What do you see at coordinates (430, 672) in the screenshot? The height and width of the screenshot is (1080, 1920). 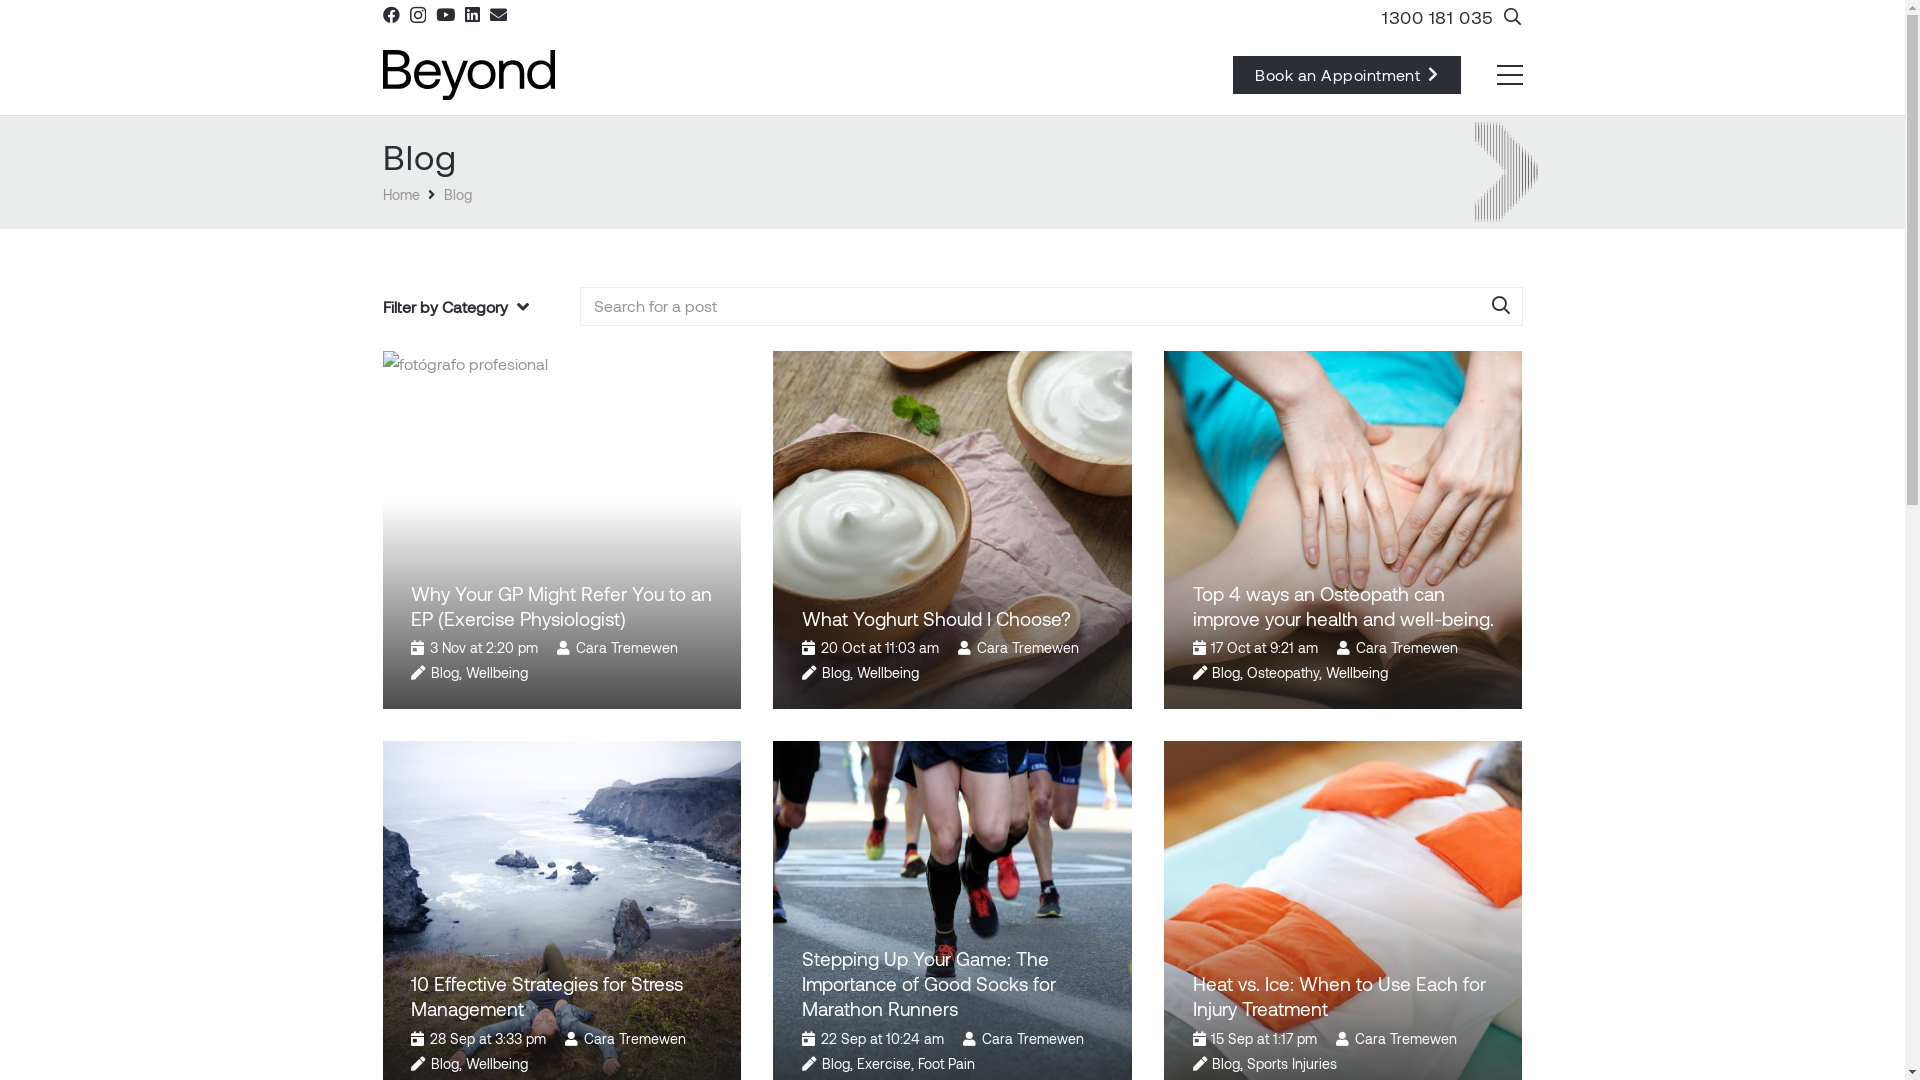 I see `'Blog'` at bounding box center [430, 672].